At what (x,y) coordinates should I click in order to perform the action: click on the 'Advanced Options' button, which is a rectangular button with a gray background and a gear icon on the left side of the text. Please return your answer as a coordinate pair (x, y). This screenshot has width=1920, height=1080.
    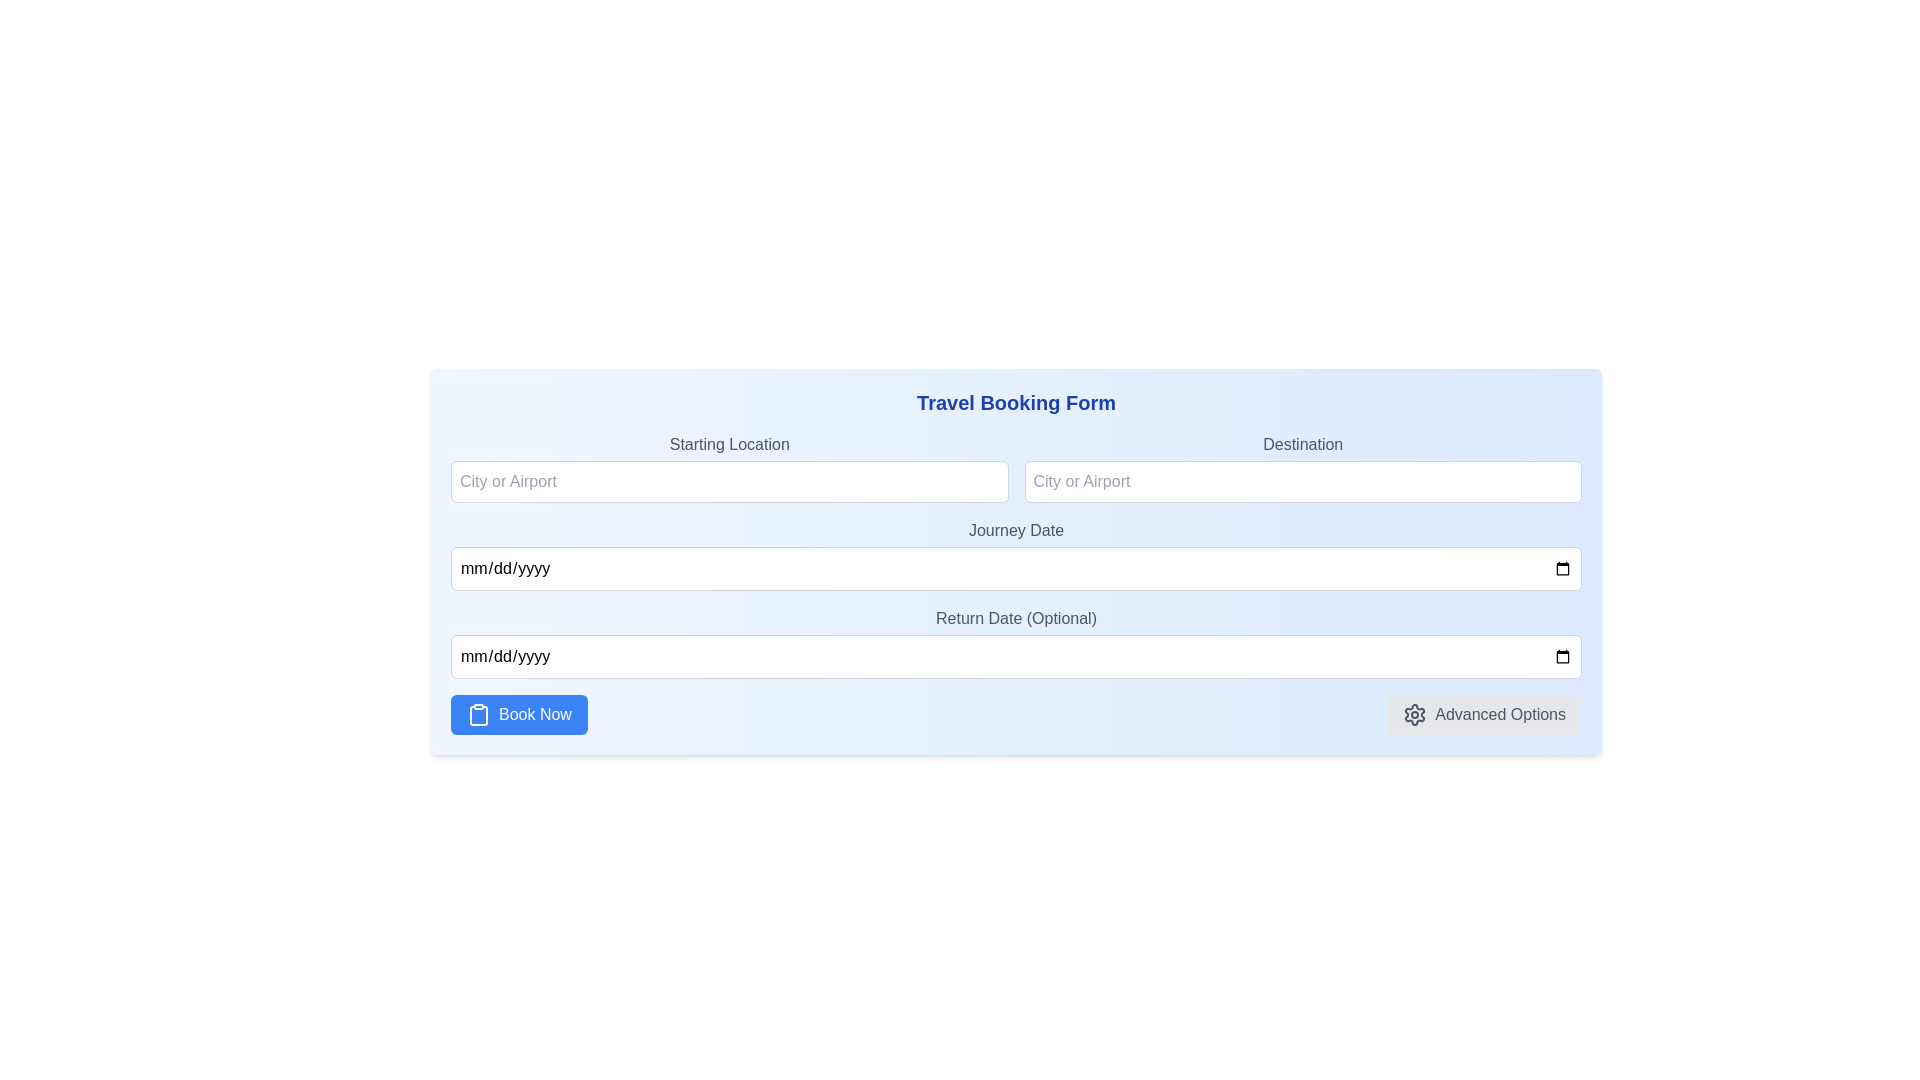
    Looking at the image, I should click on (1484, 713).